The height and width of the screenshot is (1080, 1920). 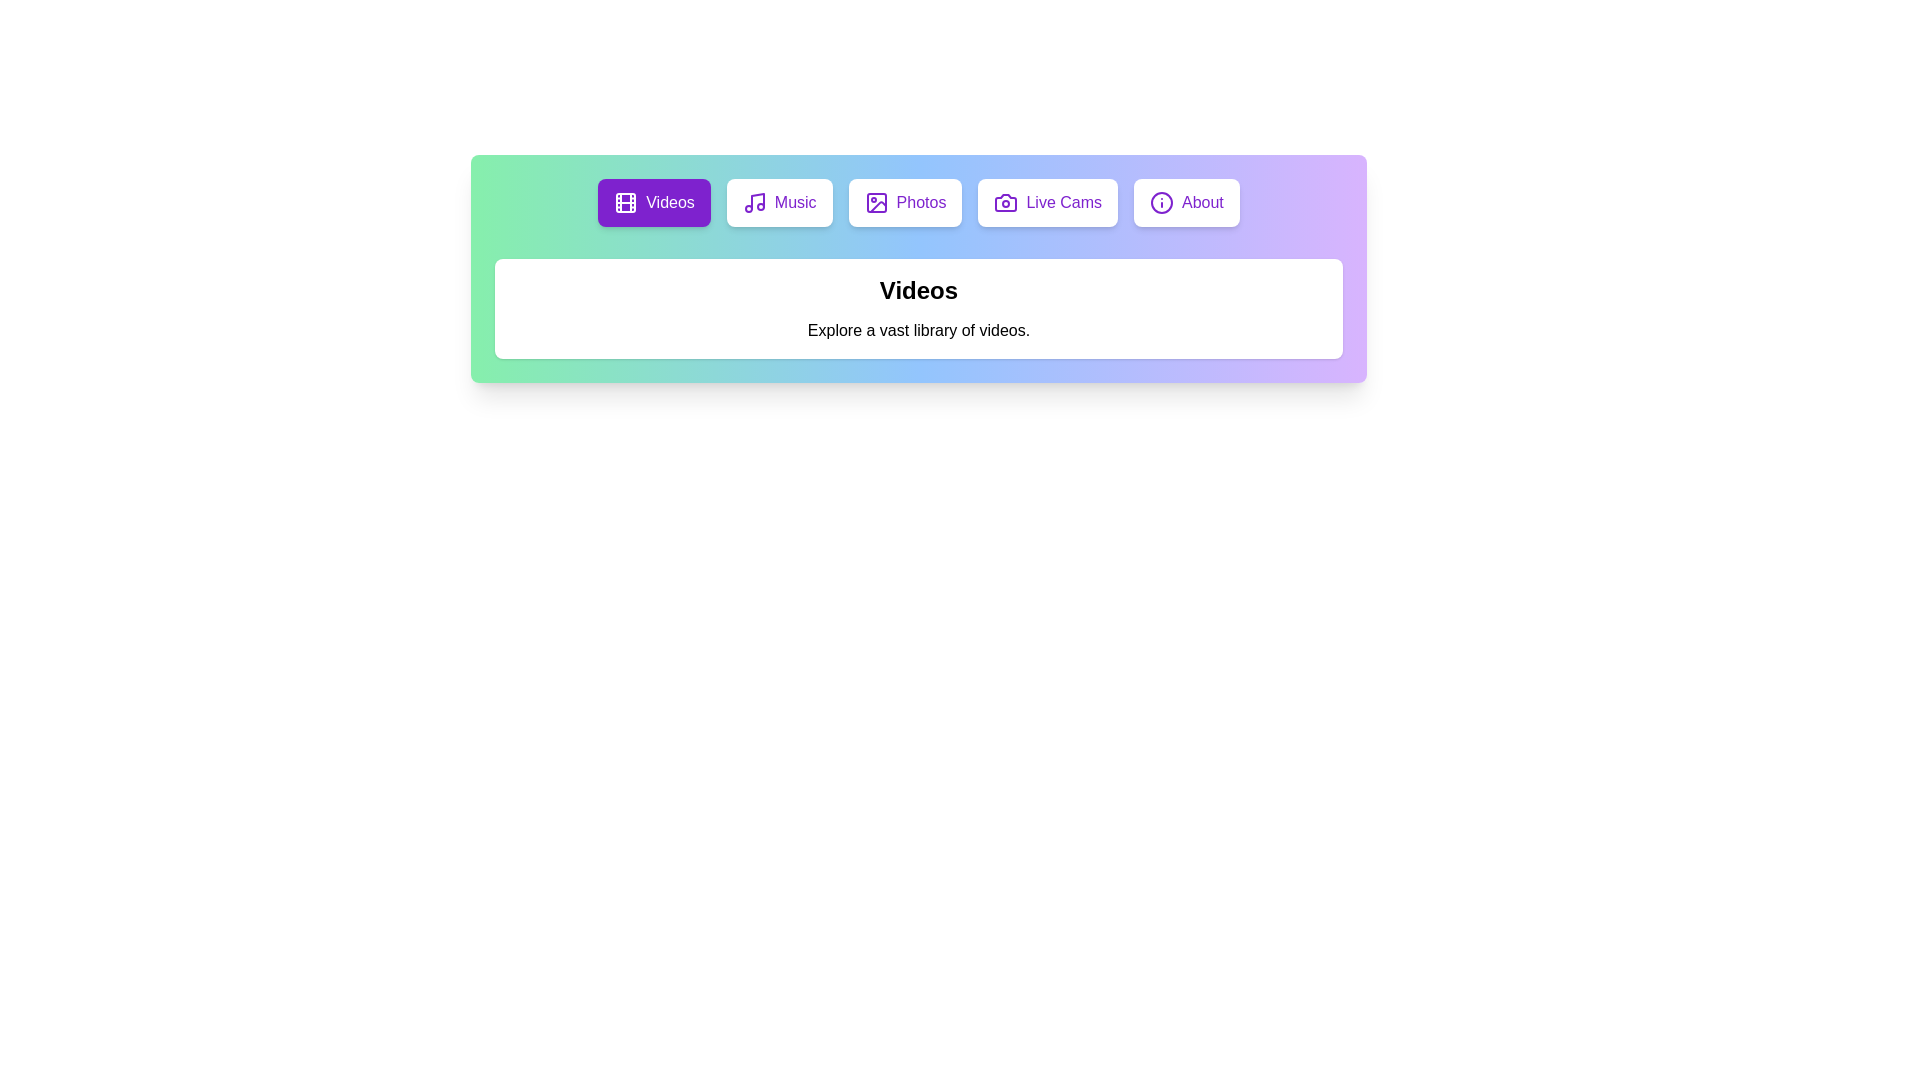 What do you see at coordinates (904, 203) in the screenshot?
I see `the Photos tab to view its content` at bounding box center [904, 203].